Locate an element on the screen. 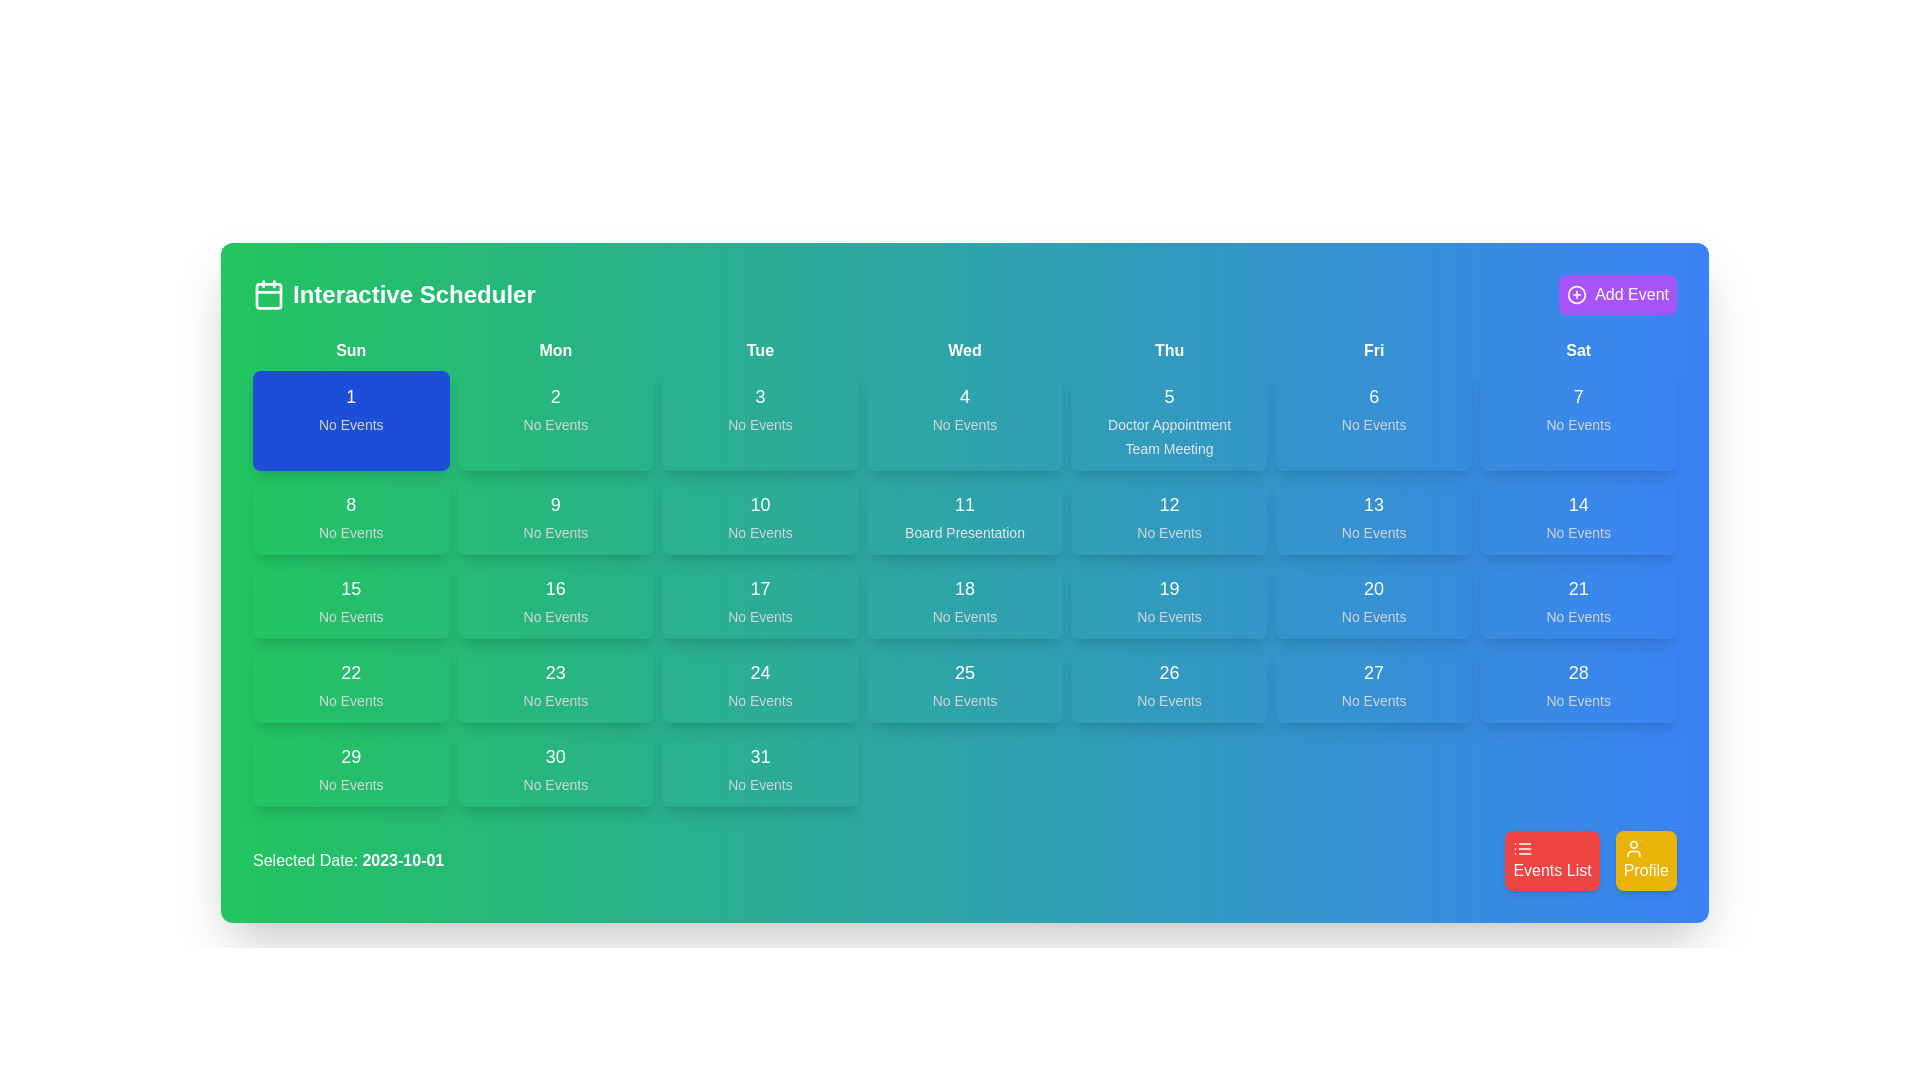 The width and height of the screenshot is (1920, 1080). the 'Team Meeting' text label located in the Thursday column of the calendar interface, positioned directly below the 'Doctor Appointment' label is located at coordinates (1169, 447).